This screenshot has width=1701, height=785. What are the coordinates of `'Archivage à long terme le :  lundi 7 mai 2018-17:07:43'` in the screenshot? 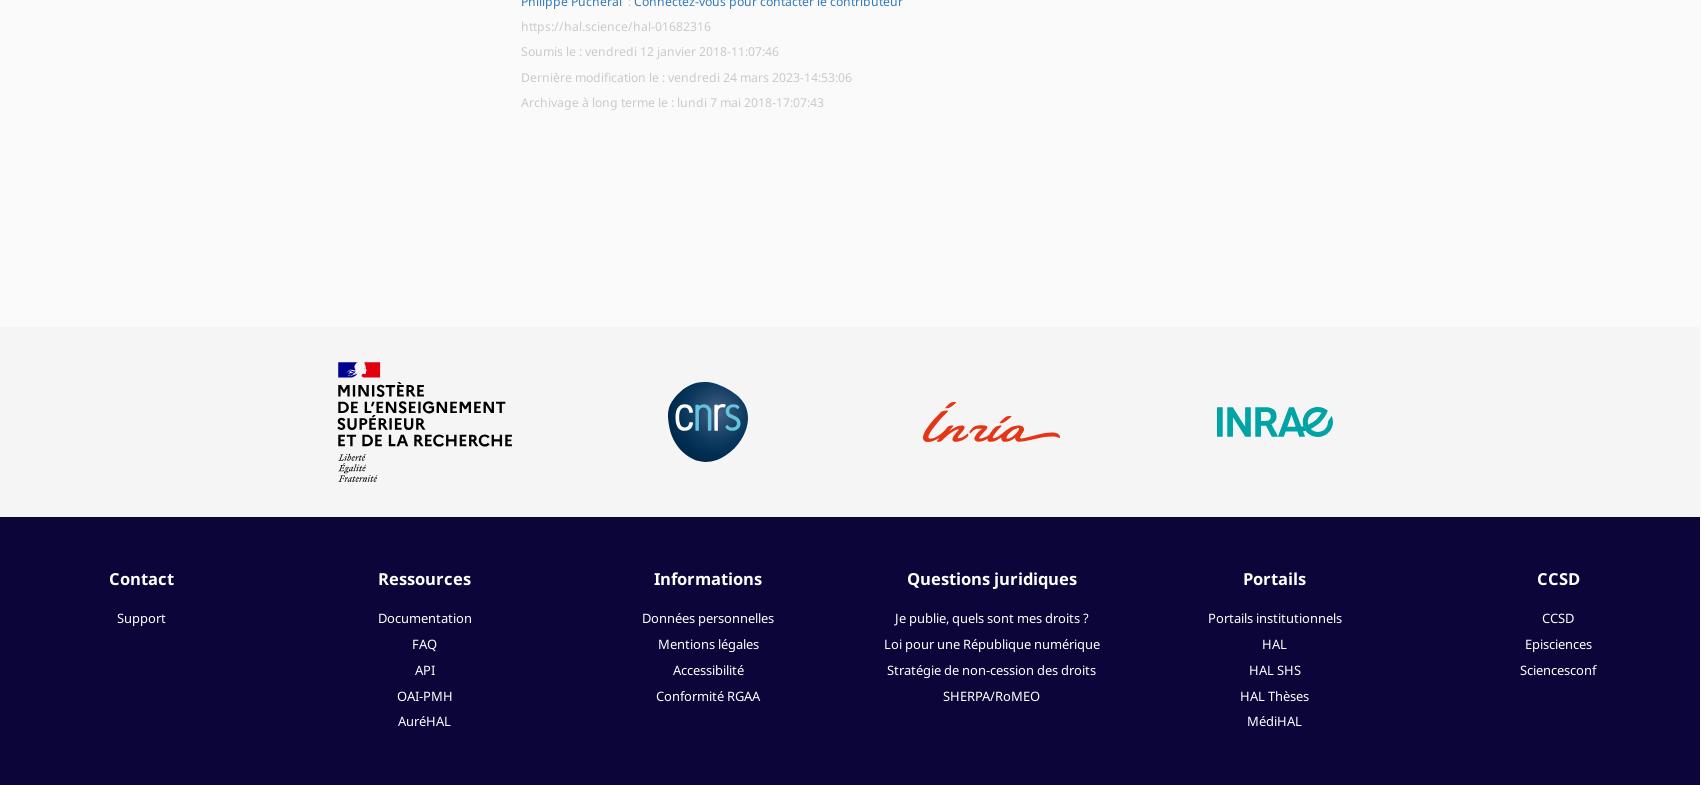 It's located at (670, 101).